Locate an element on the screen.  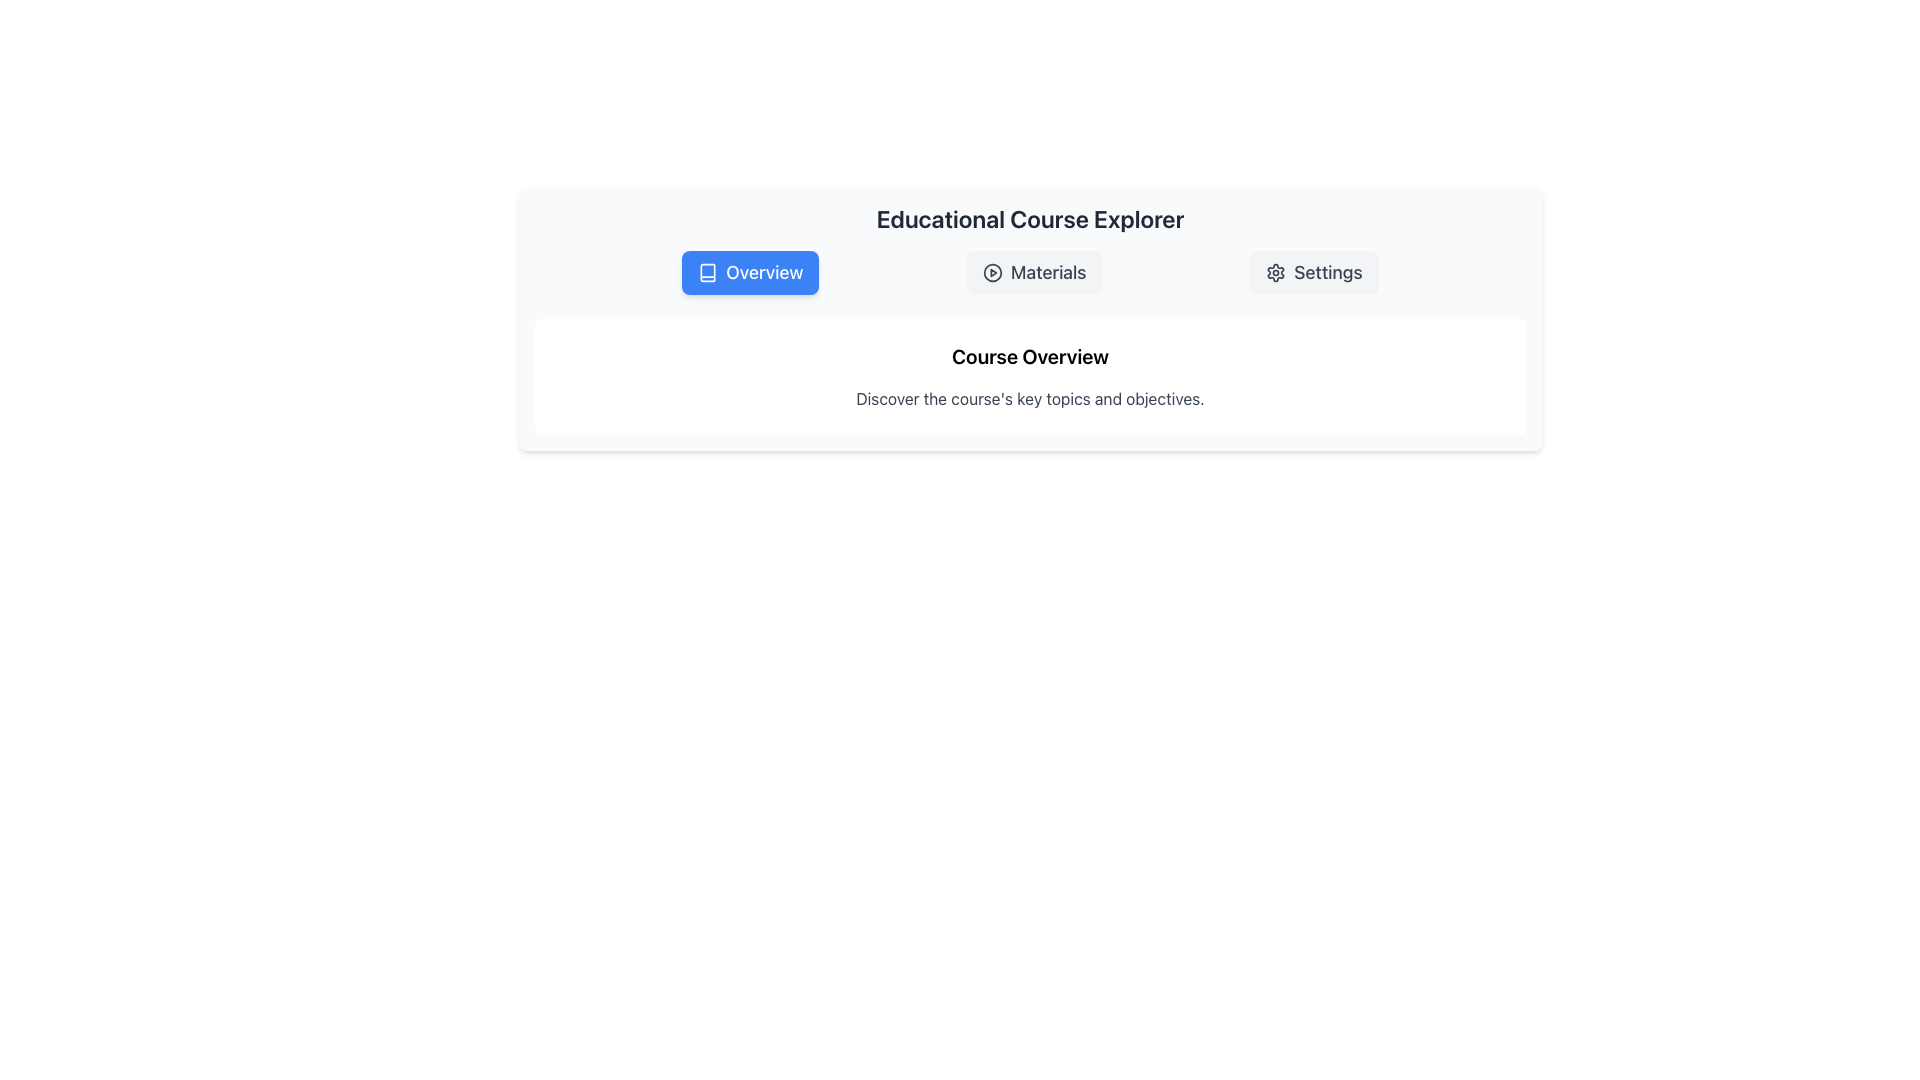
the leftmost navigation button that directs to the overview section of the application to visualize hover effects is located at coordinates (749, 273).